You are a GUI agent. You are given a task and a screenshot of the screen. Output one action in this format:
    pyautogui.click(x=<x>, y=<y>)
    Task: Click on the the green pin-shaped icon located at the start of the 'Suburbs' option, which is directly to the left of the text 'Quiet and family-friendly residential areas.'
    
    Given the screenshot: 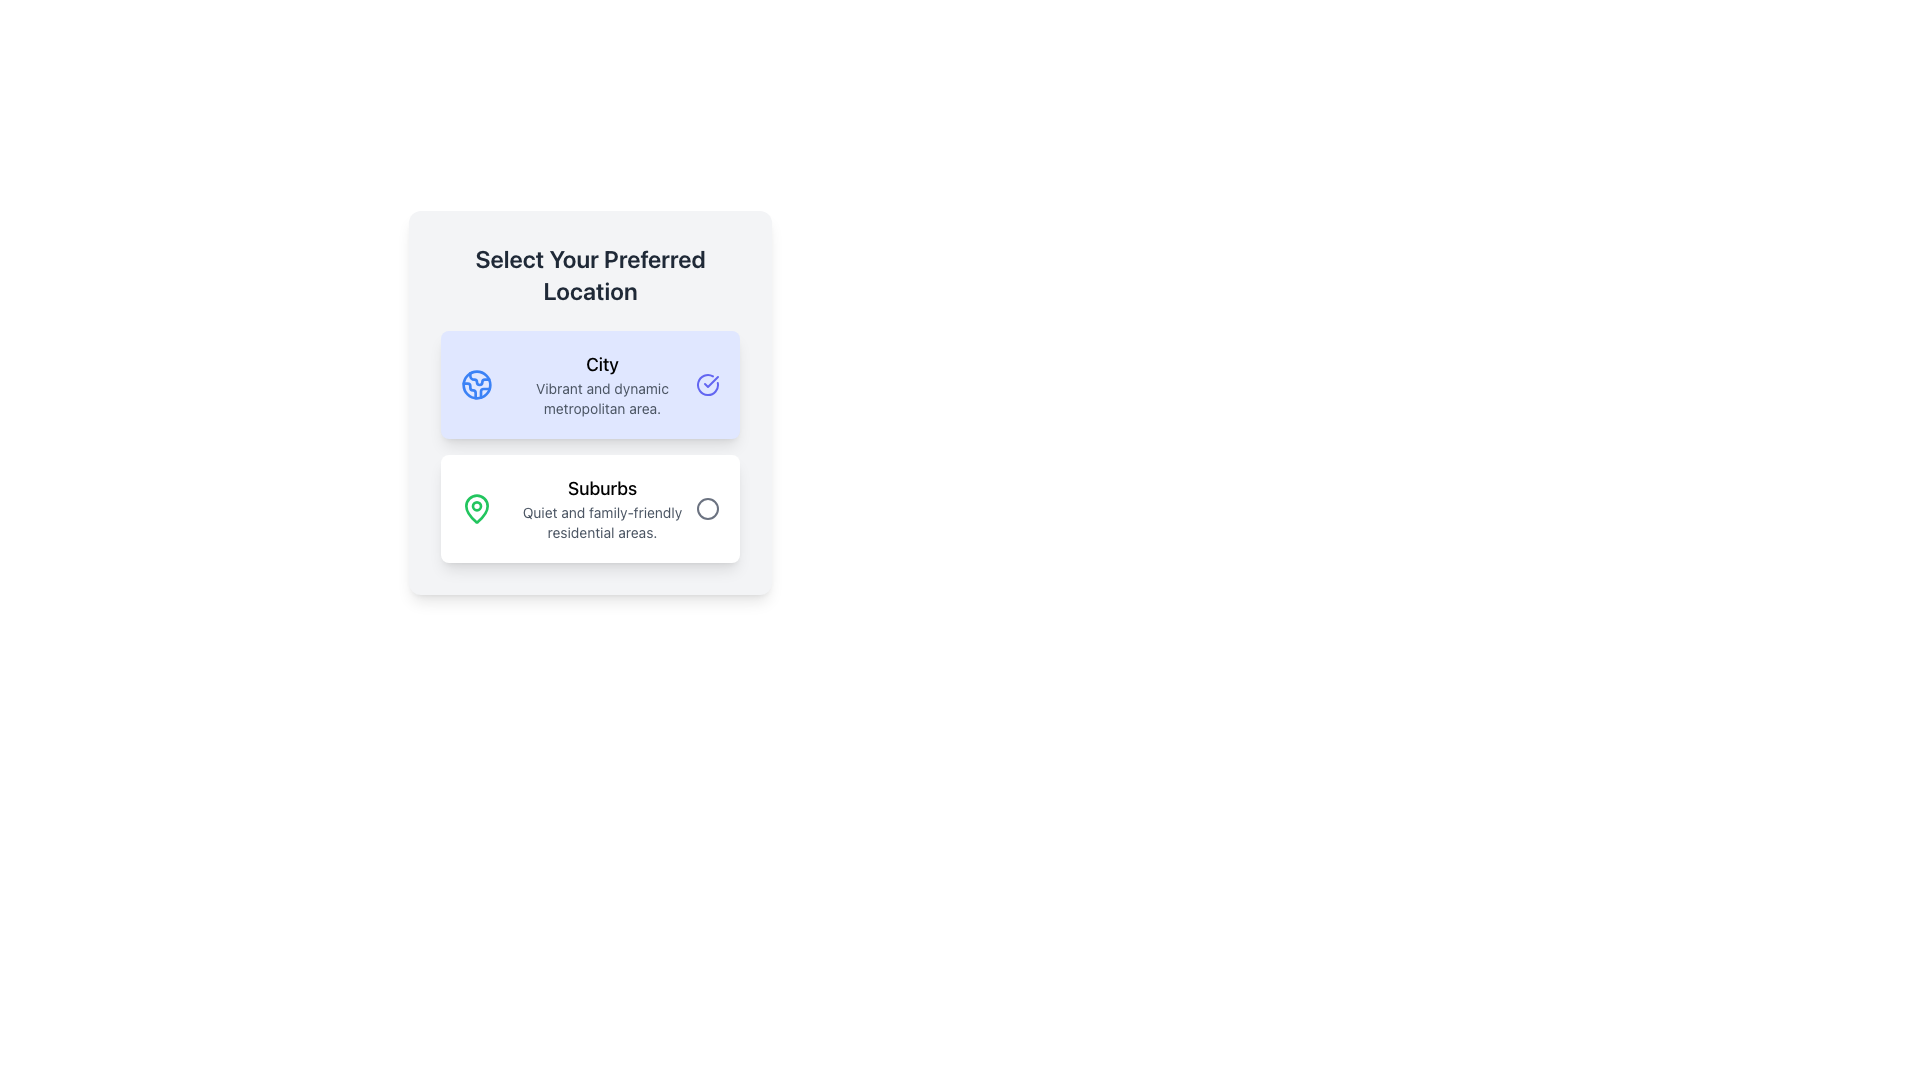 What is the action you would take?
    pyautogui.click(x=475, y=507)
    